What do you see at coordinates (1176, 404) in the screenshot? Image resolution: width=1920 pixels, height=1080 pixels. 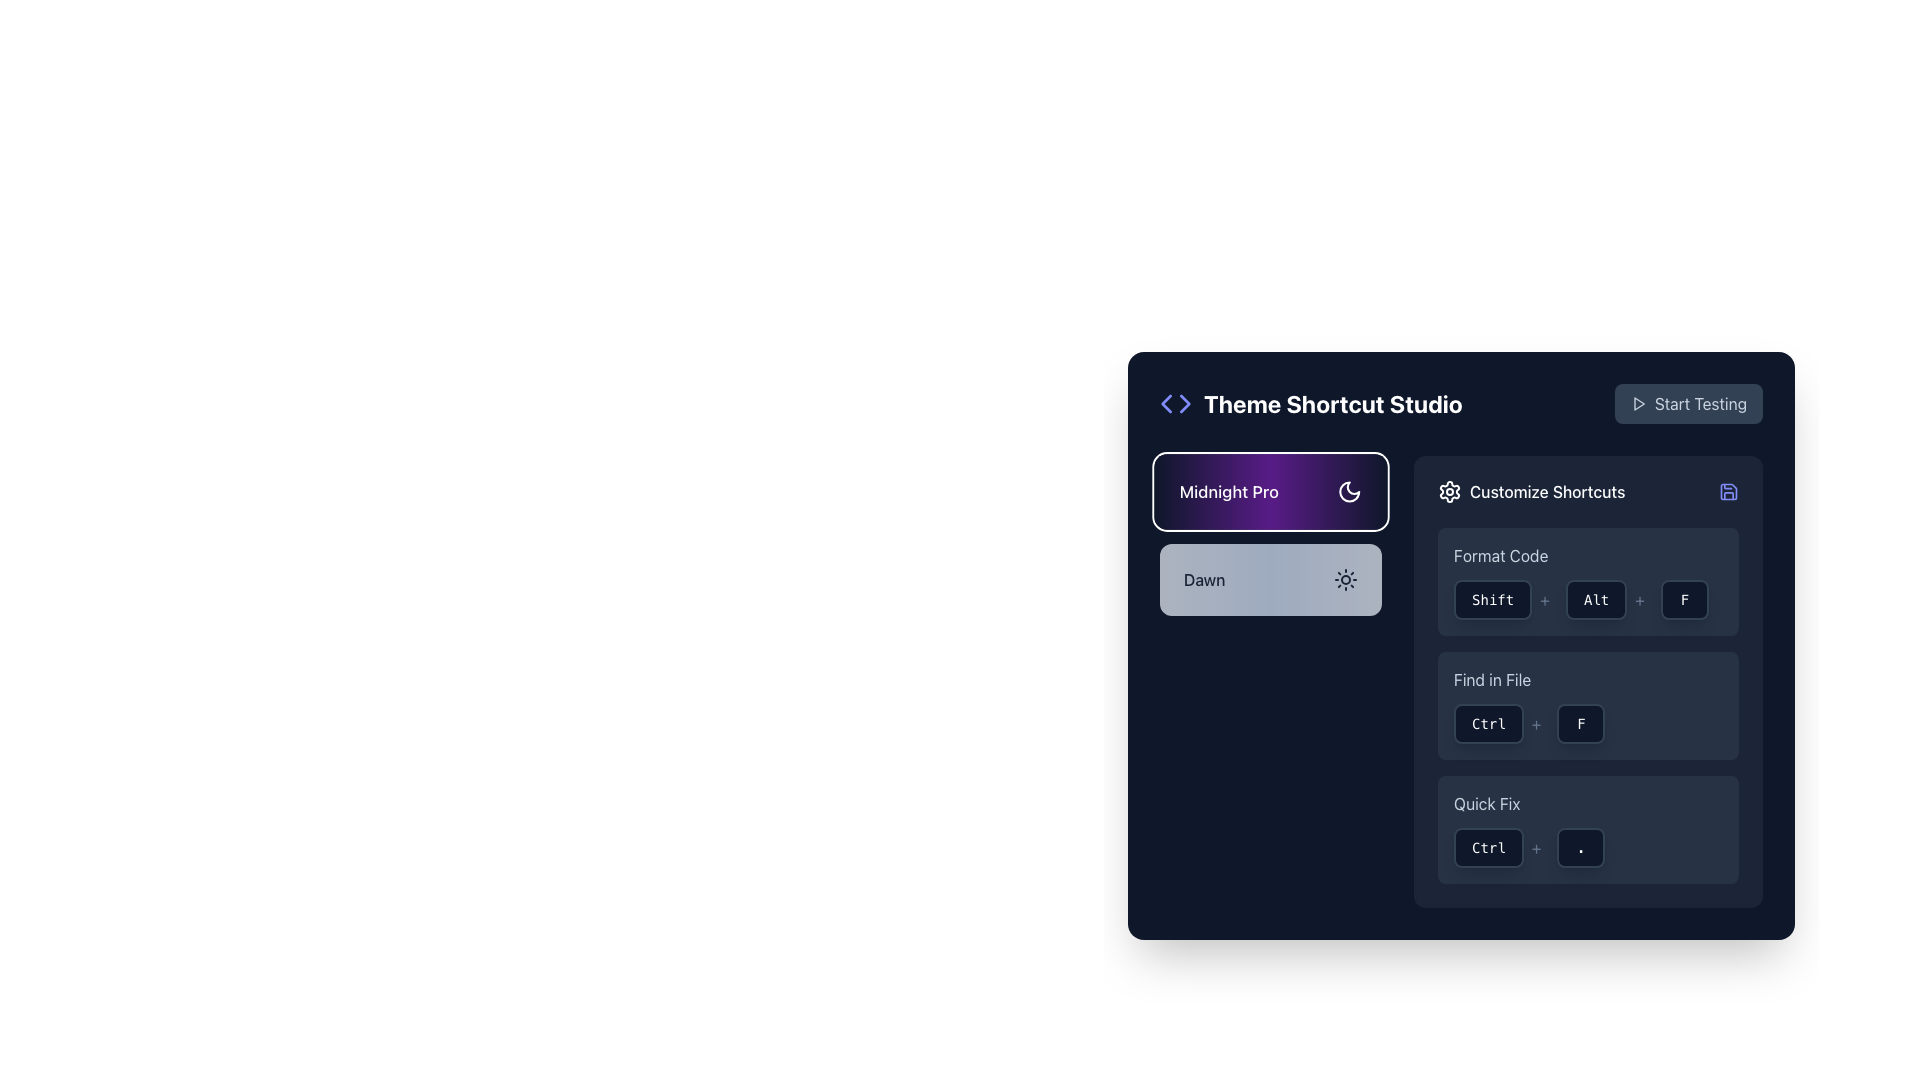 I see `the left-pointing chevron icon in the top-left corner of the 'Theme Shortcut Studio' interface` at bounding box center [1176, 404].